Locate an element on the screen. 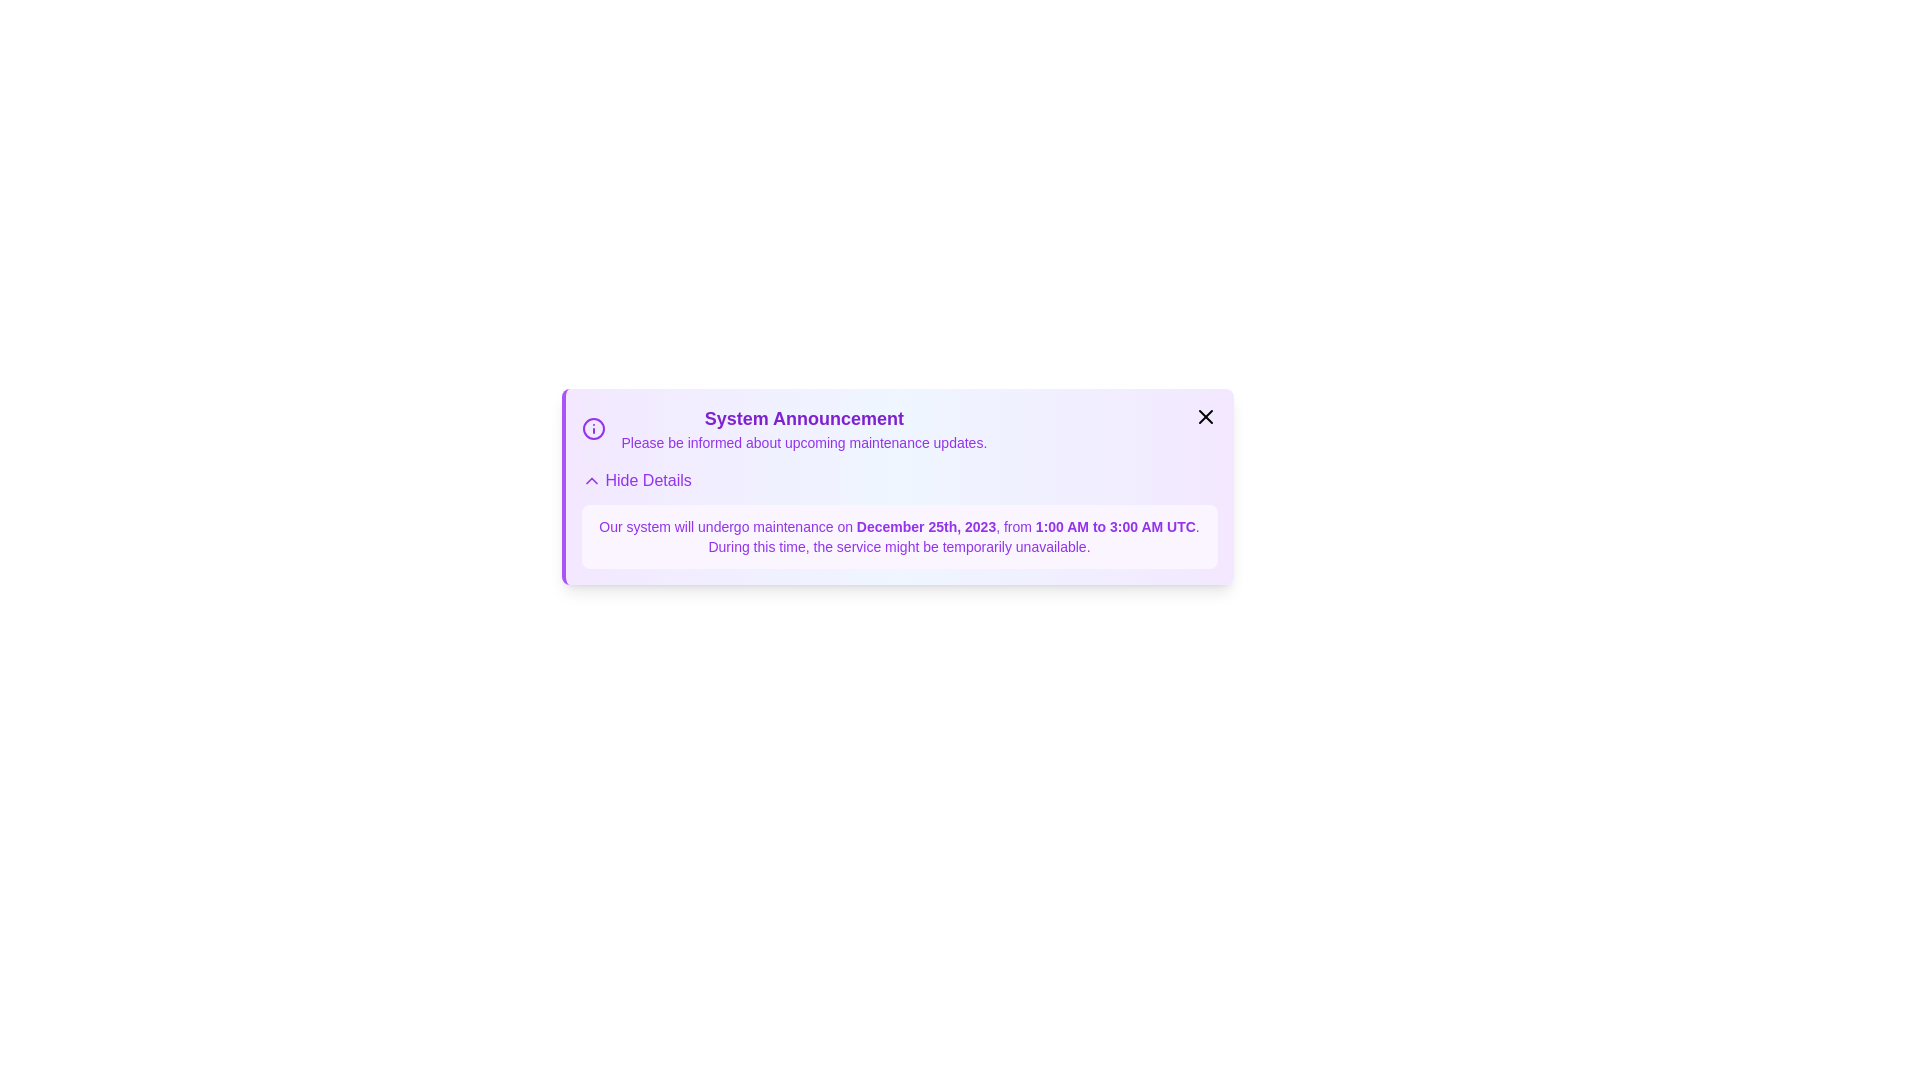  maintenance message displayed in the light purple text block located centrally at the bottom of the notification popup is located at coordinates (898, 535).